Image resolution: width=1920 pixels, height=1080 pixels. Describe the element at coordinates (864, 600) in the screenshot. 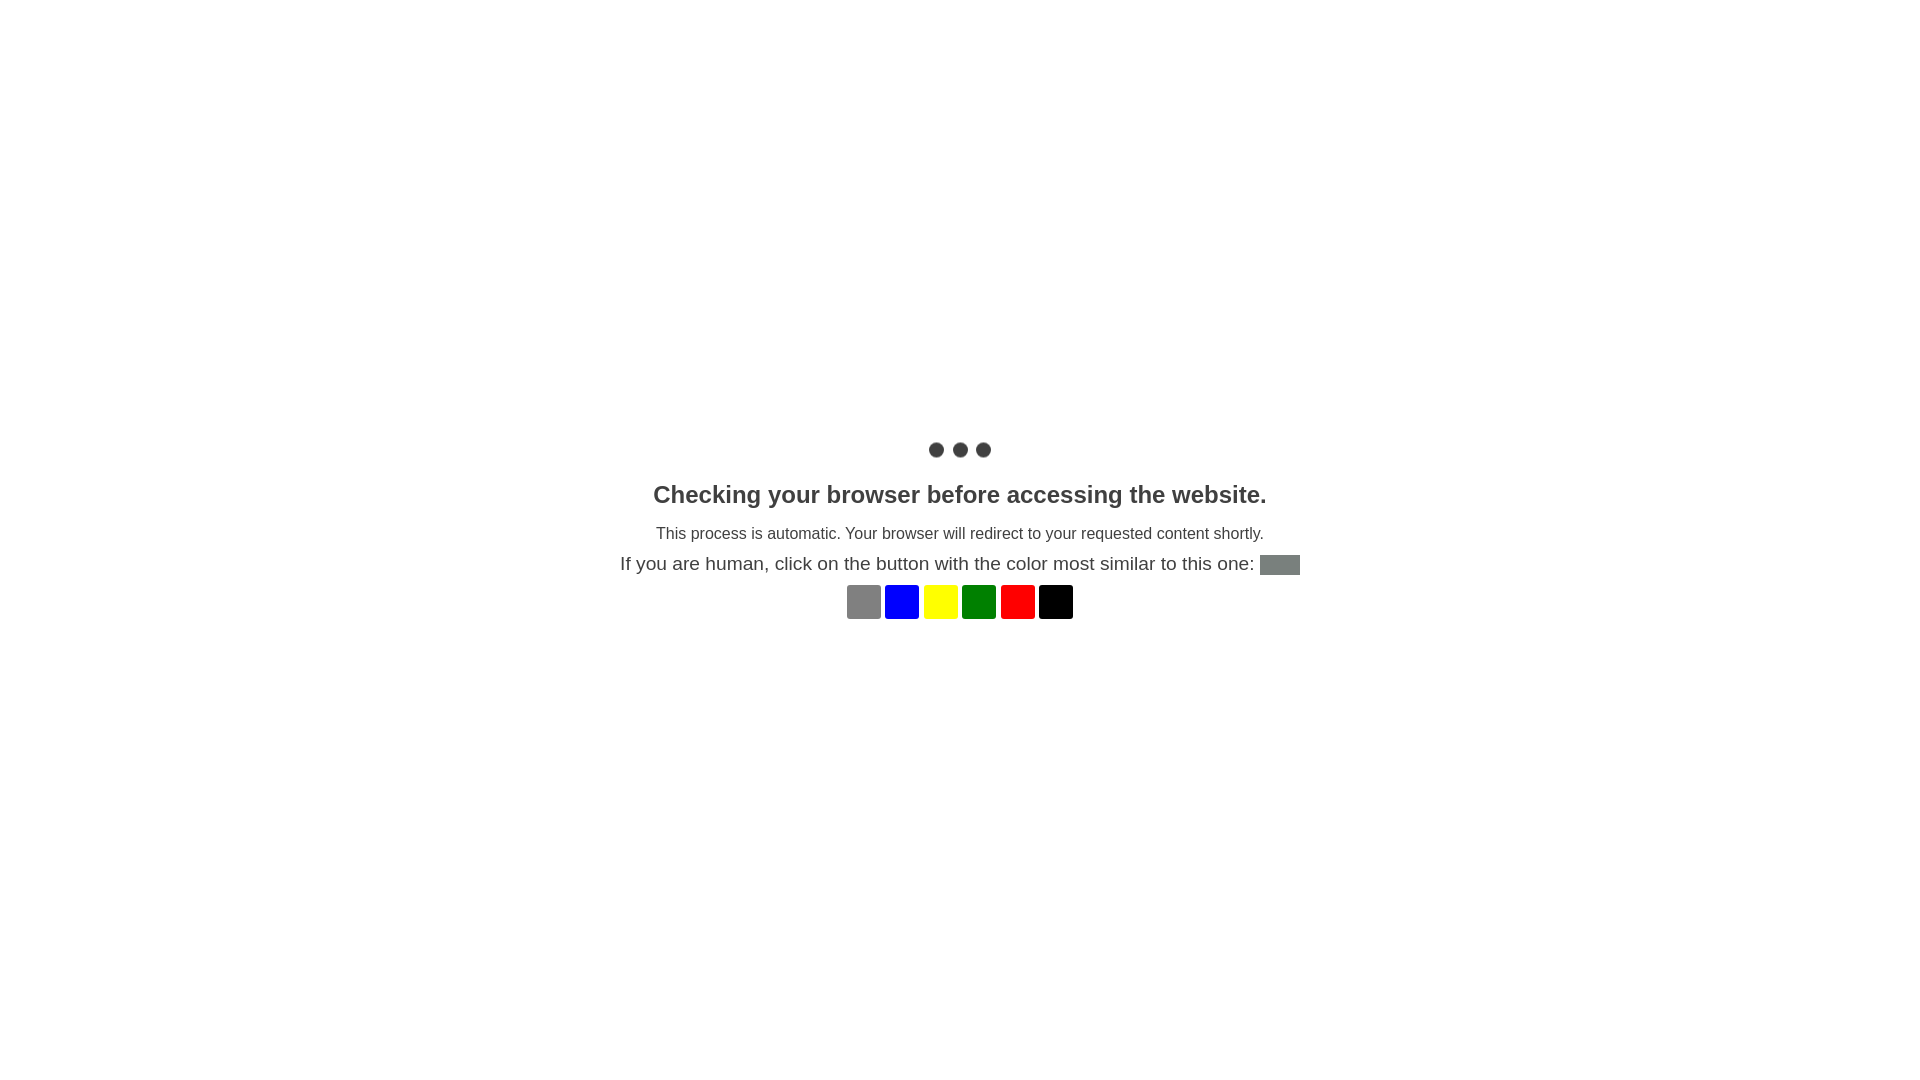

I see `'GRAY'` at that location.